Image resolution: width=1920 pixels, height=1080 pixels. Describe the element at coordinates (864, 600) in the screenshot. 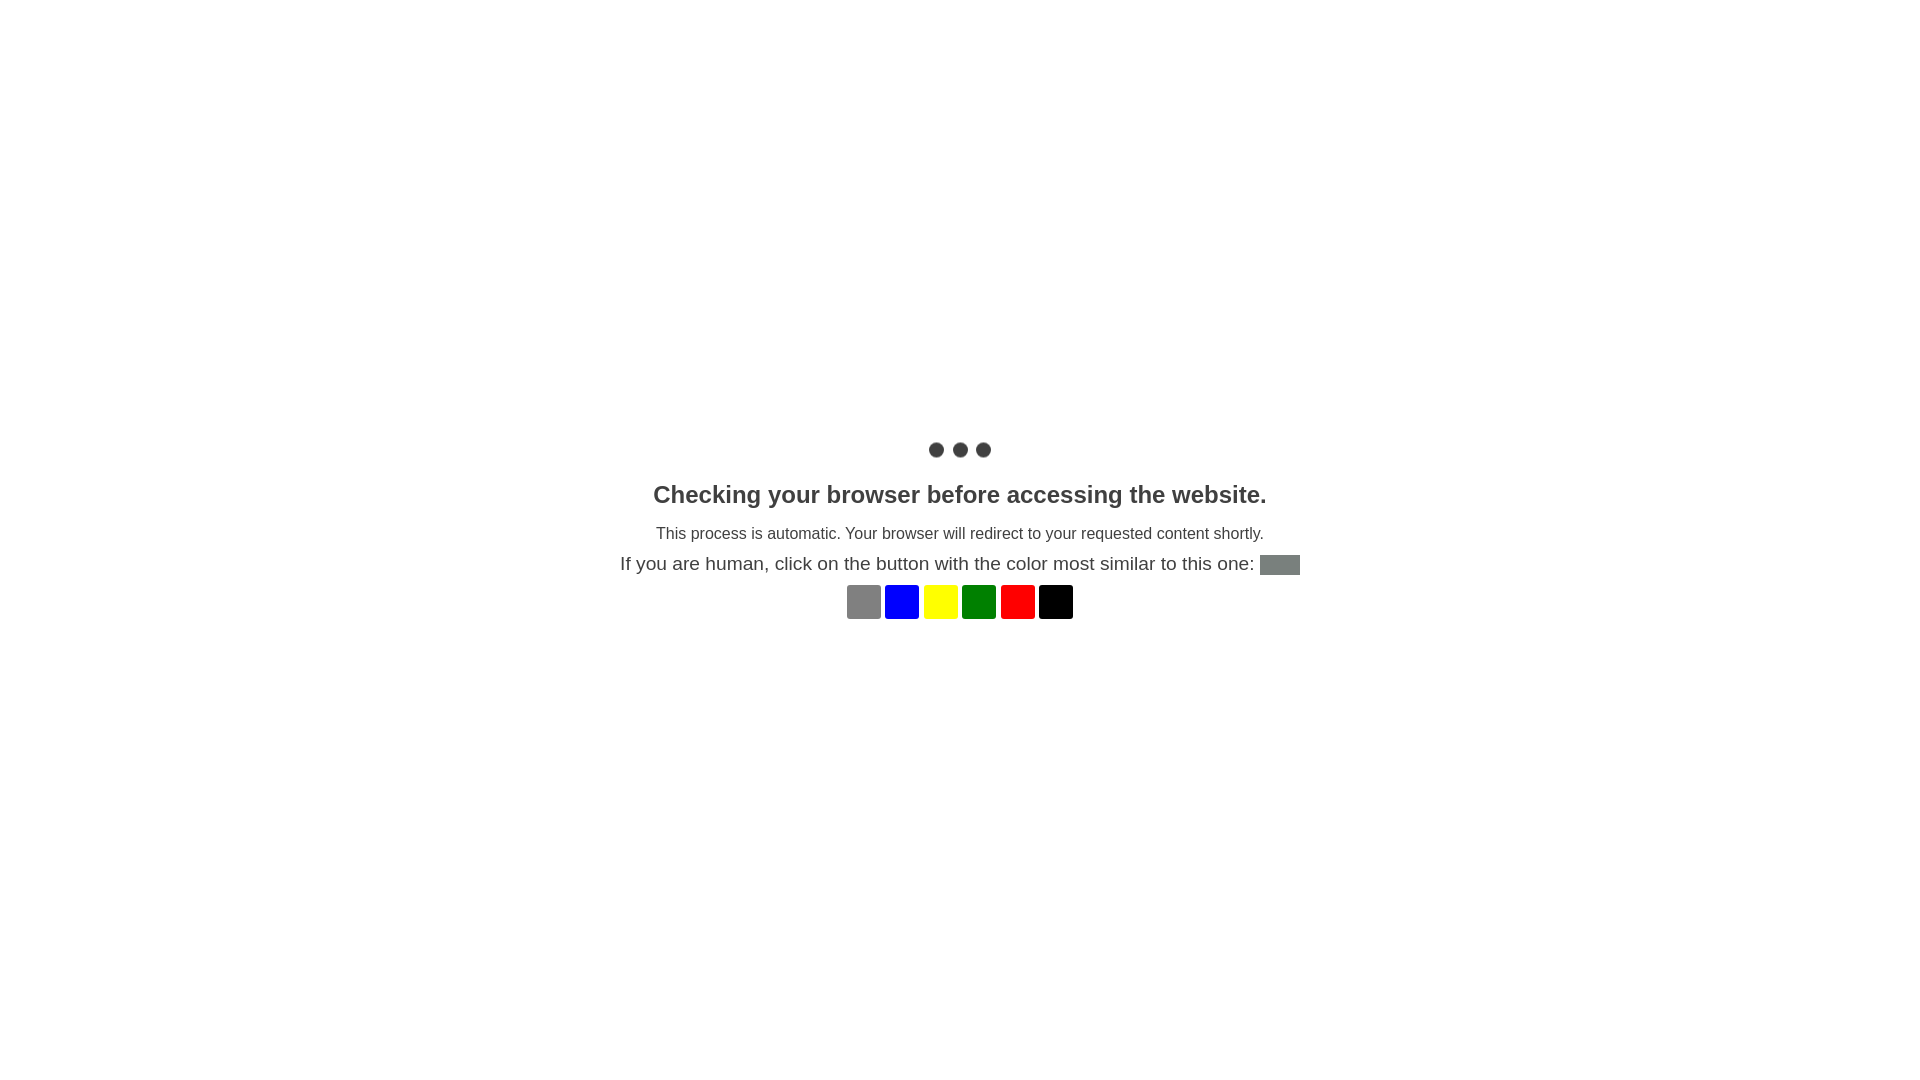

I see `'GRAY'` at that location.